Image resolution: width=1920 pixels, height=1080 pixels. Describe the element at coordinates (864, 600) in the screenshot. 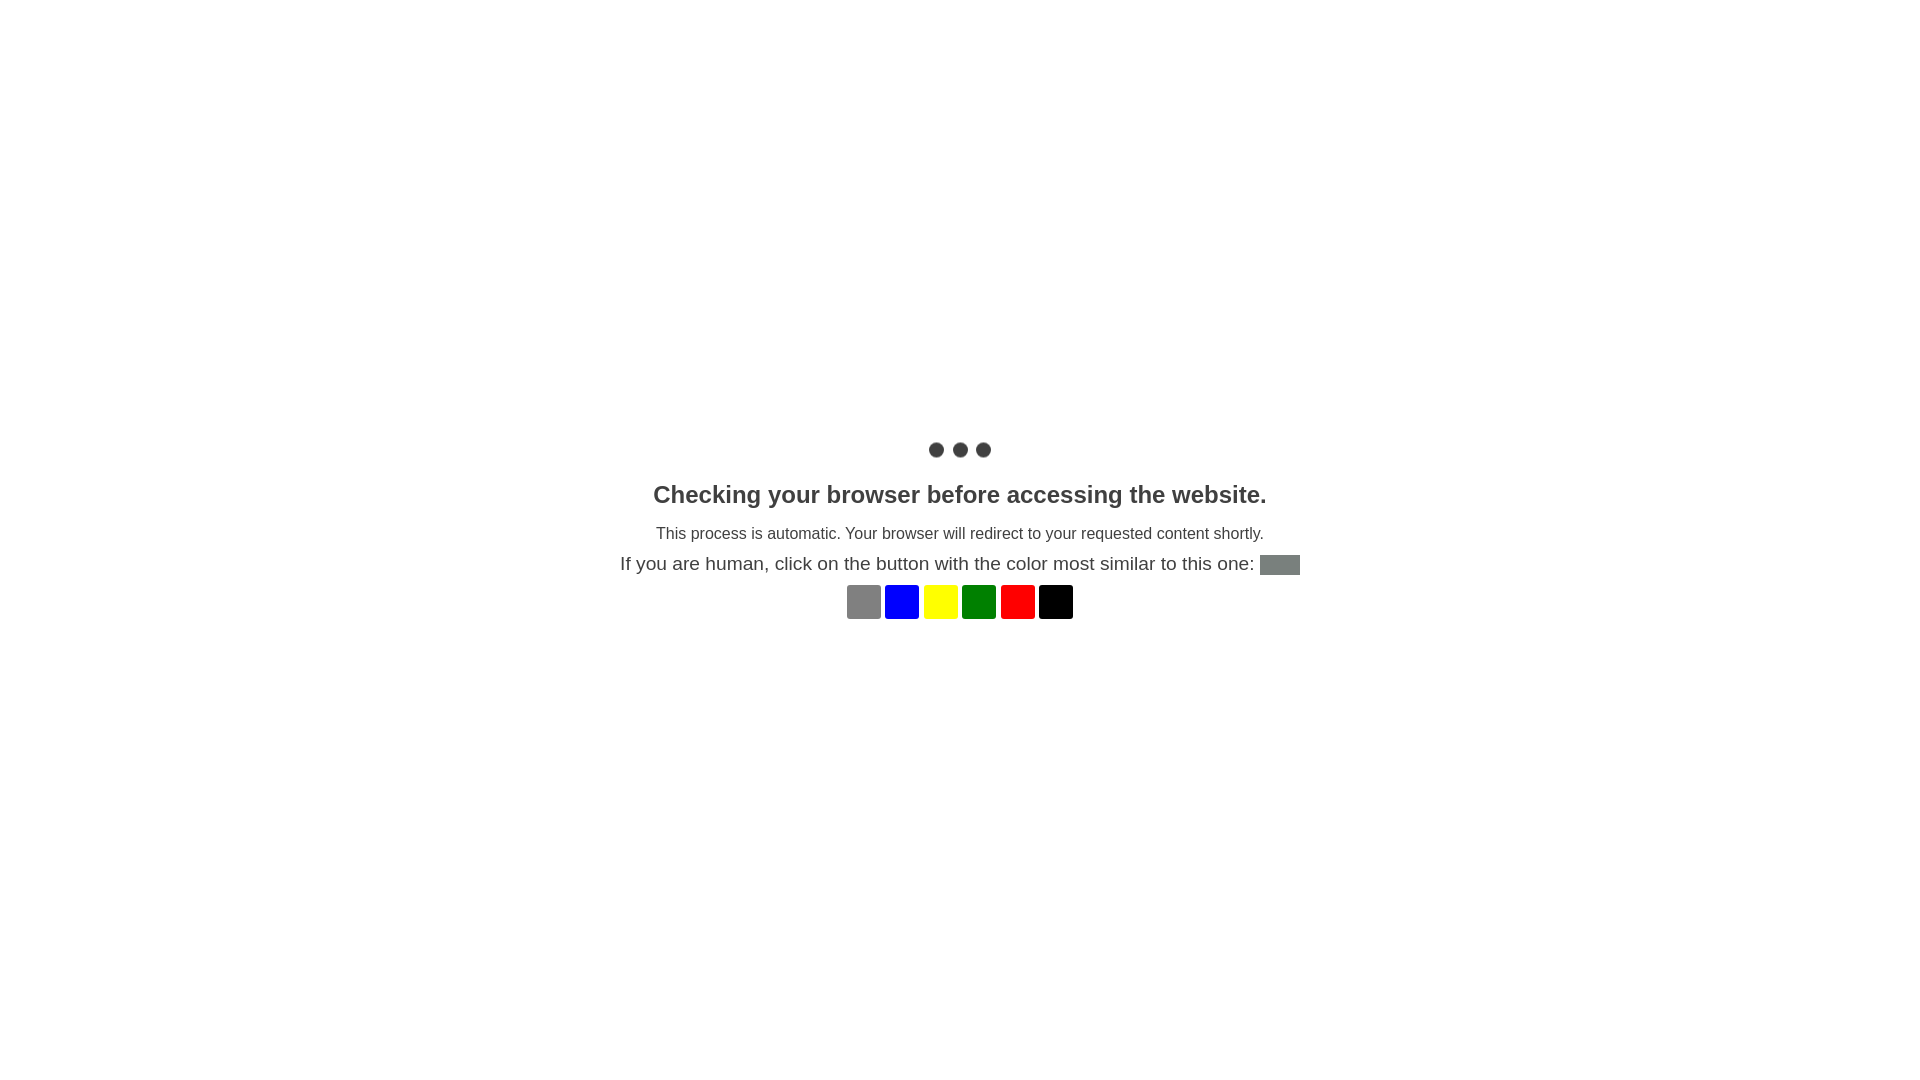

I see `'GRAY'` at that location.